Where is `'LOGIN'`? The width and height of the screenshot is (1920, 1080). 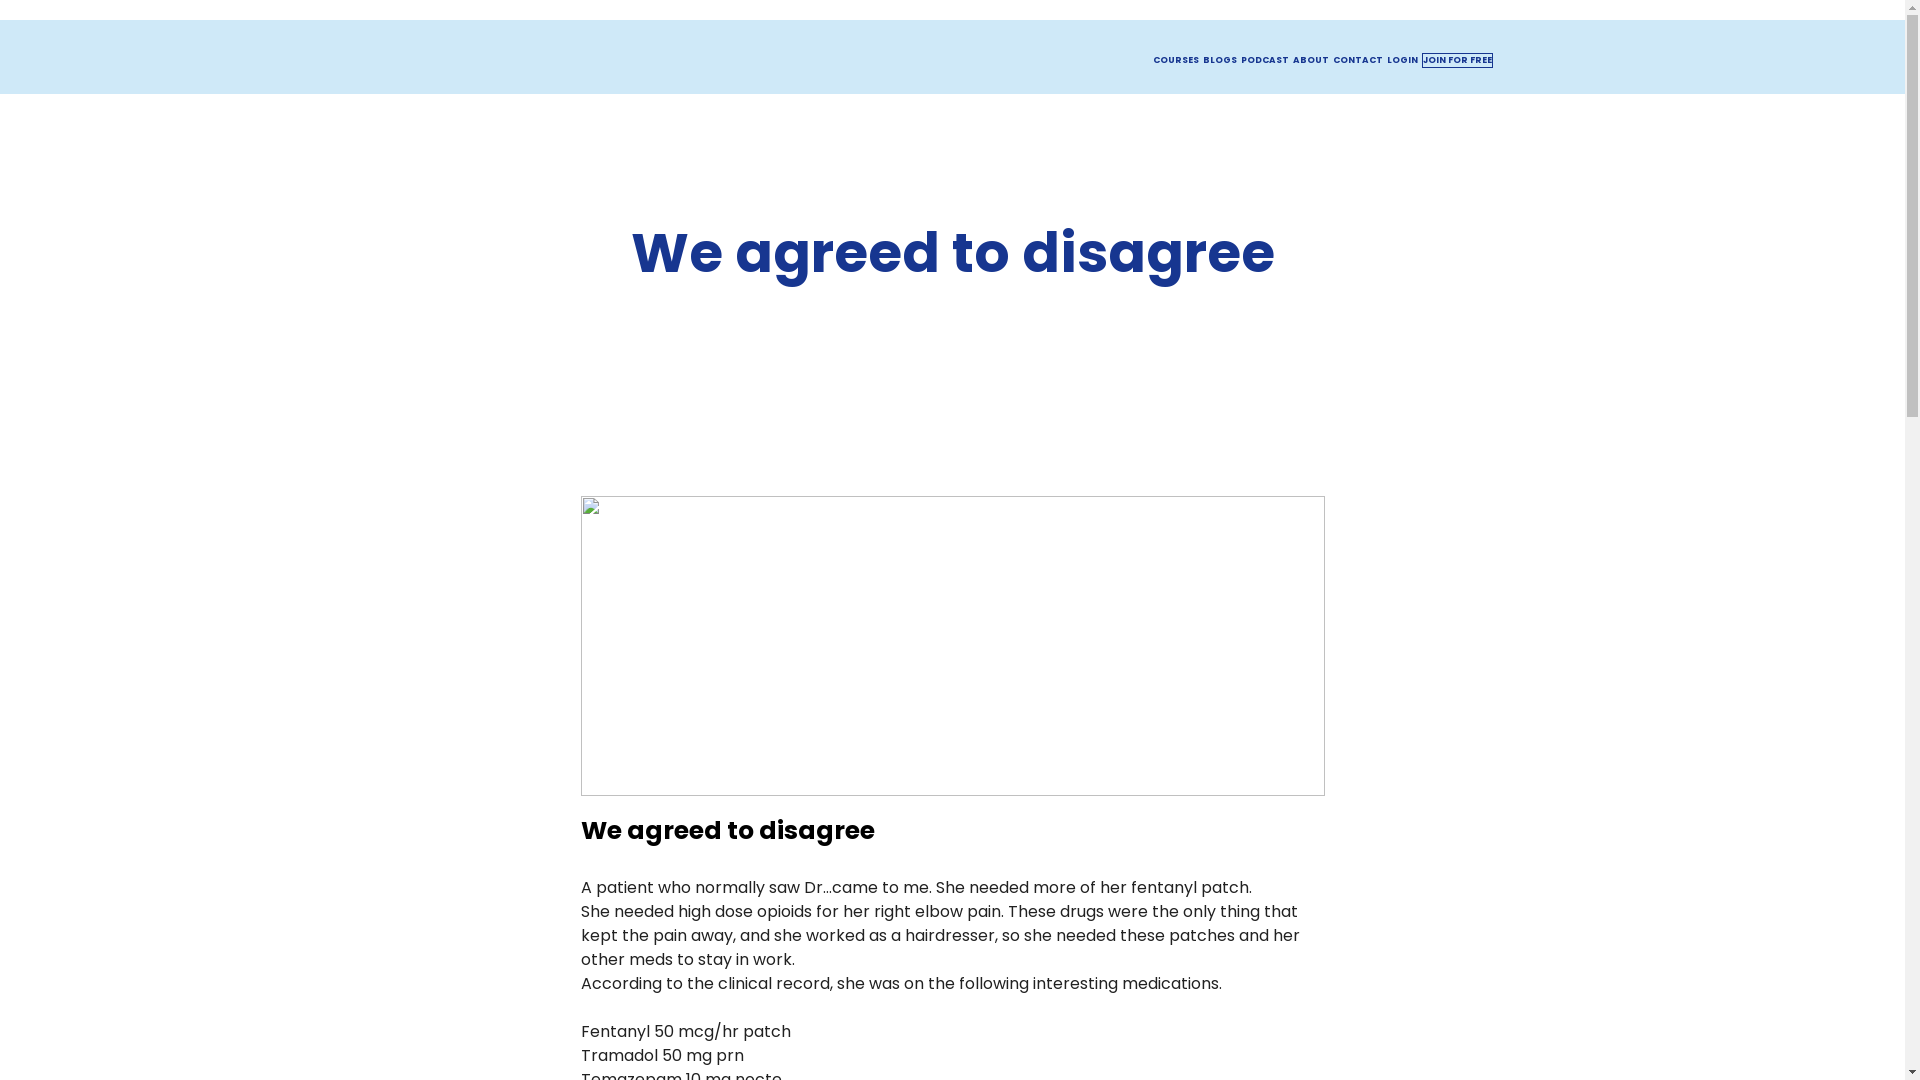 'LOGIN' is located at coordinates (1400, 59).